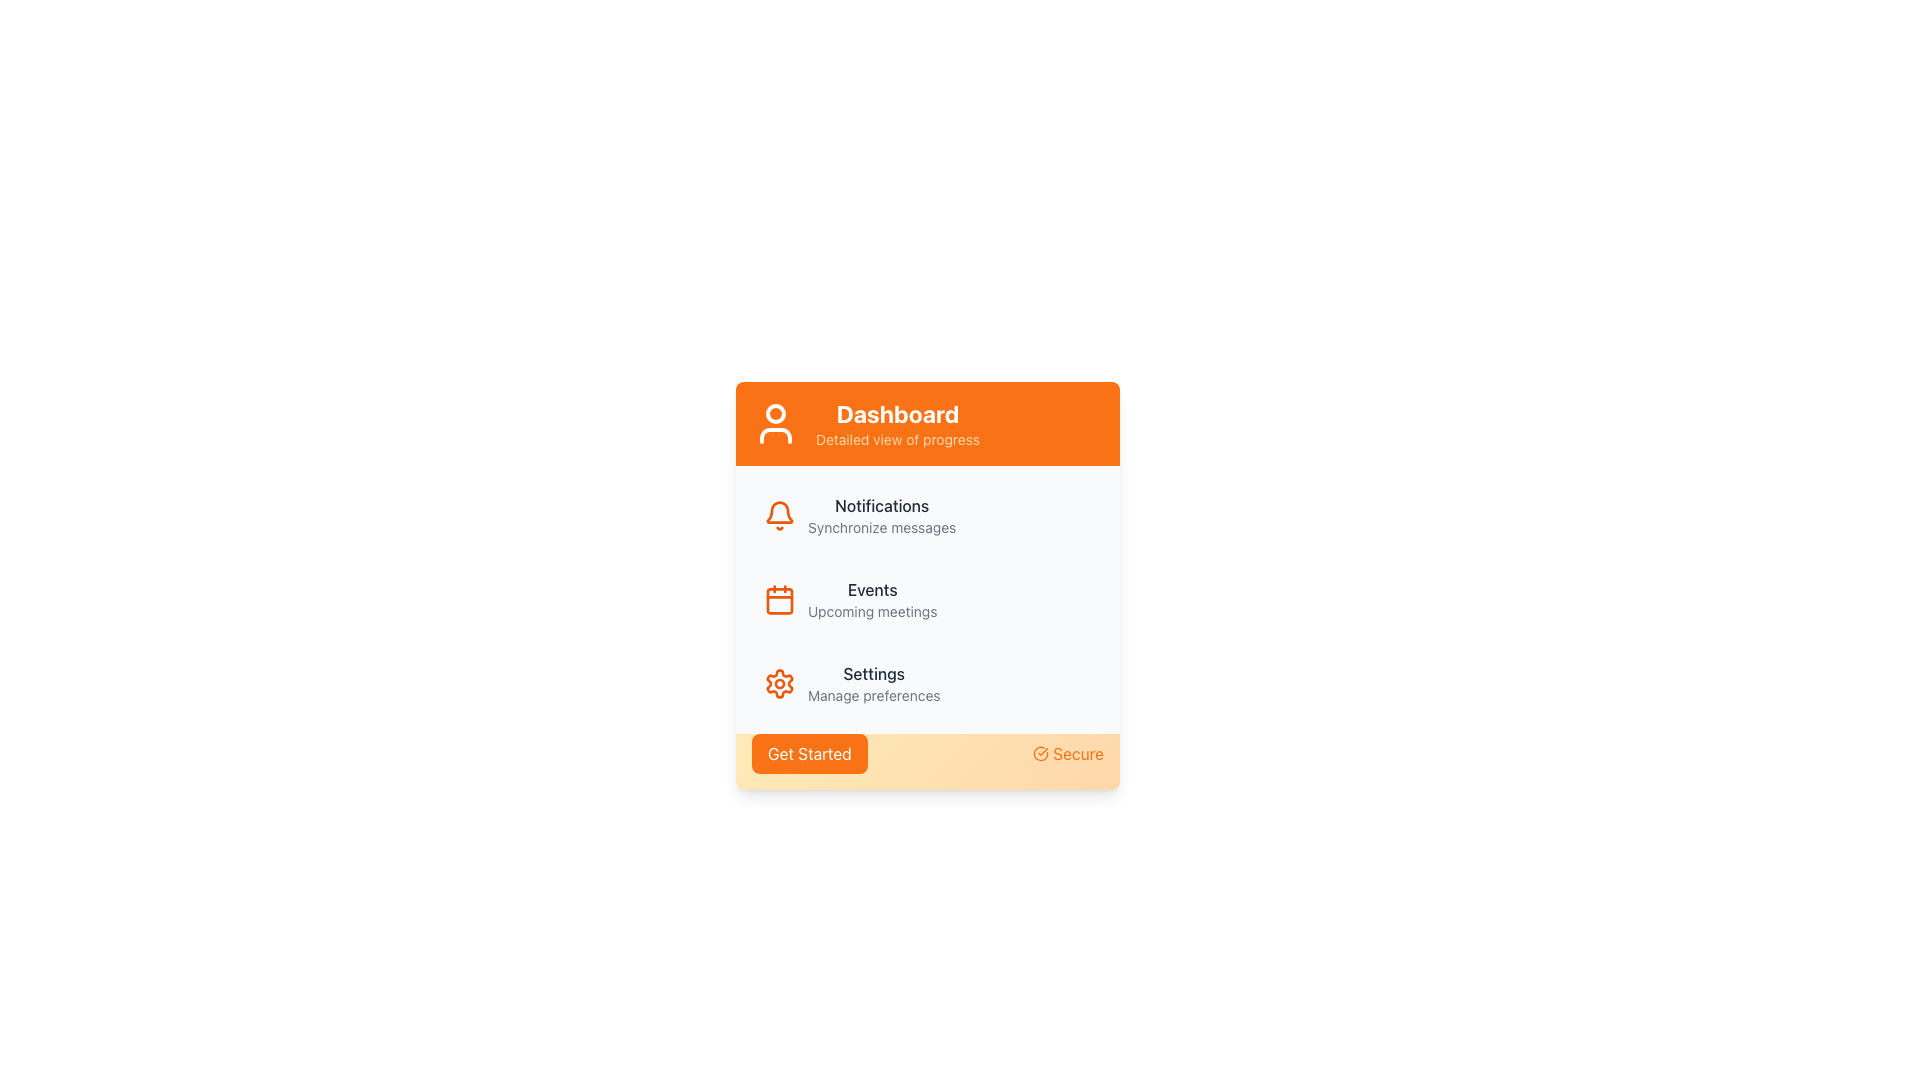 The width and height of the screenshot is (1920, 1080). Describe the element at coordinates (874, 694) in the screenshot. I see `the 'Manage preferences' text label located below the 'Settings' title in the lower middle section of the content card` at that location.